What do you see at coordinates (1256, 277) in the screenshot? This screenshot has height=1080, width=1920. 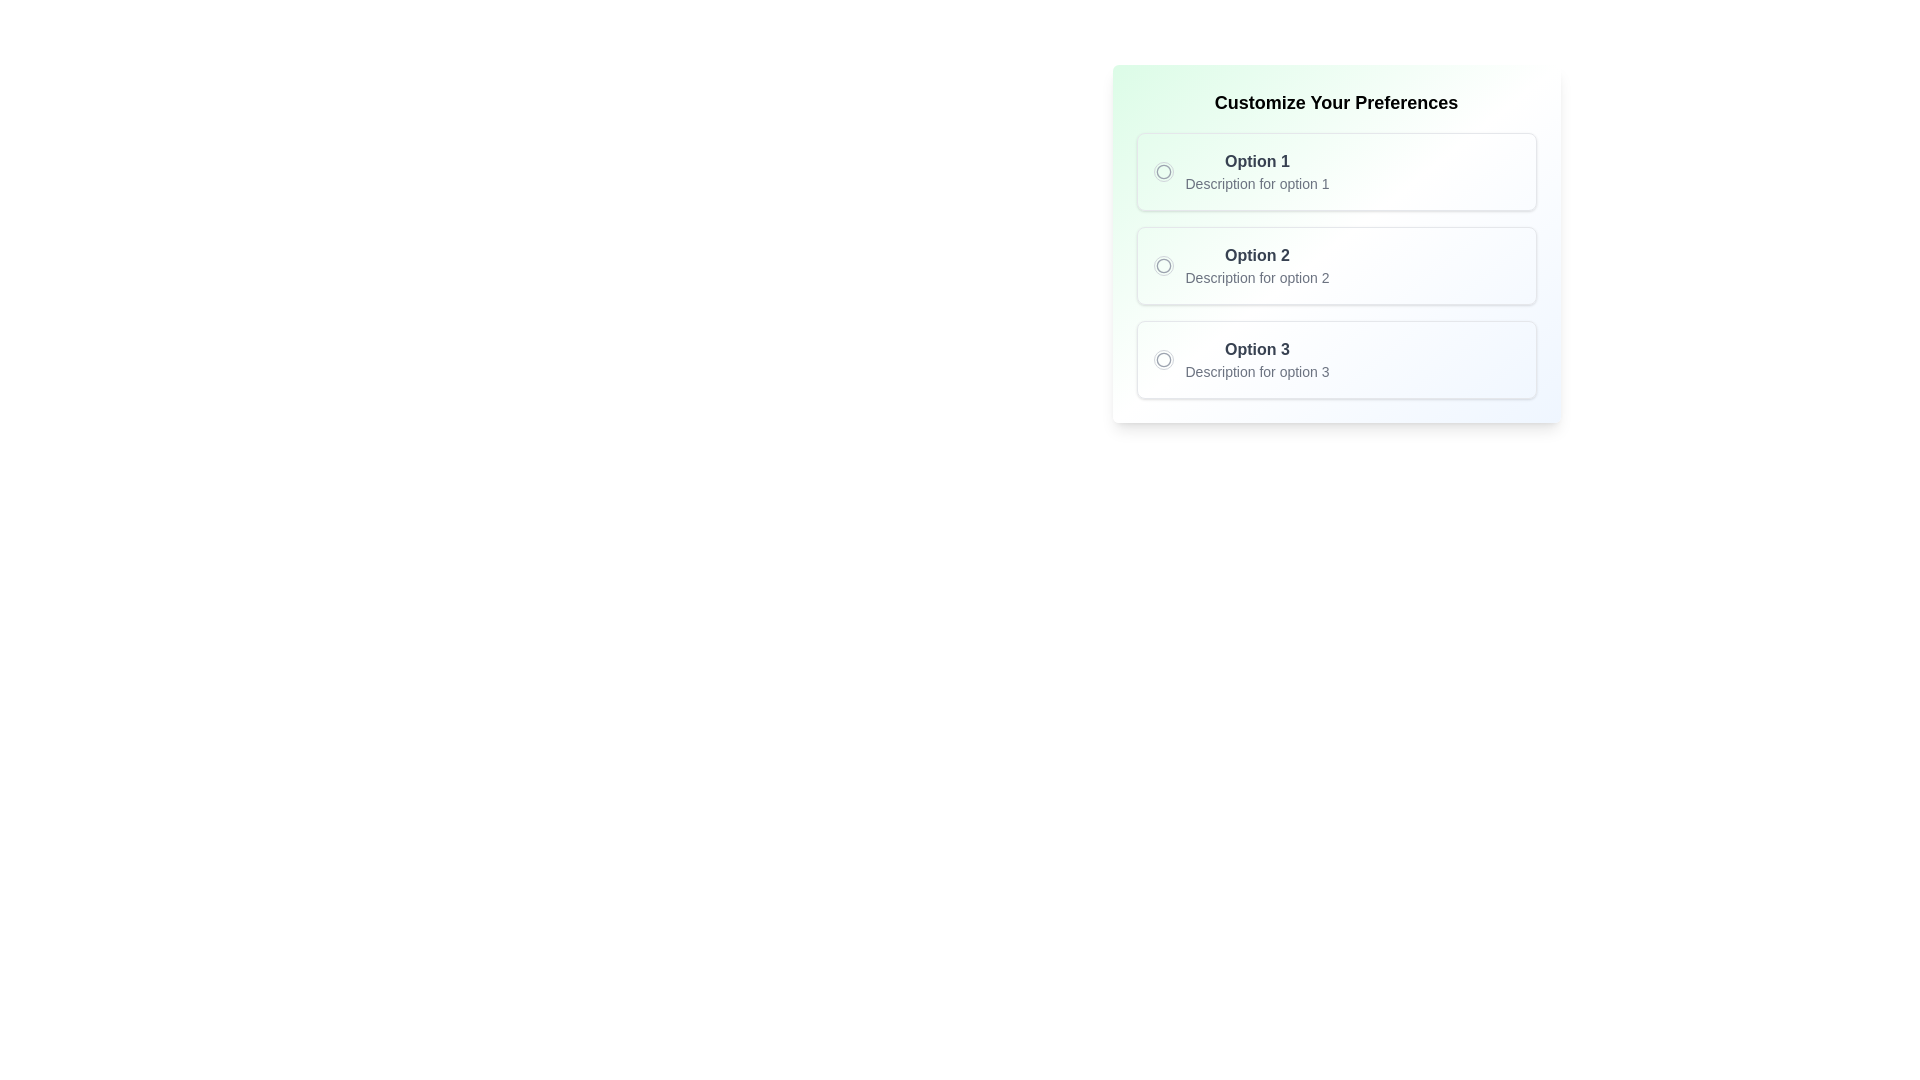 I see `the text label displaying 'Description for option 2', which is styled in gray and located below 'Option 2' in the second option block` at bounding box center [1256, 277].